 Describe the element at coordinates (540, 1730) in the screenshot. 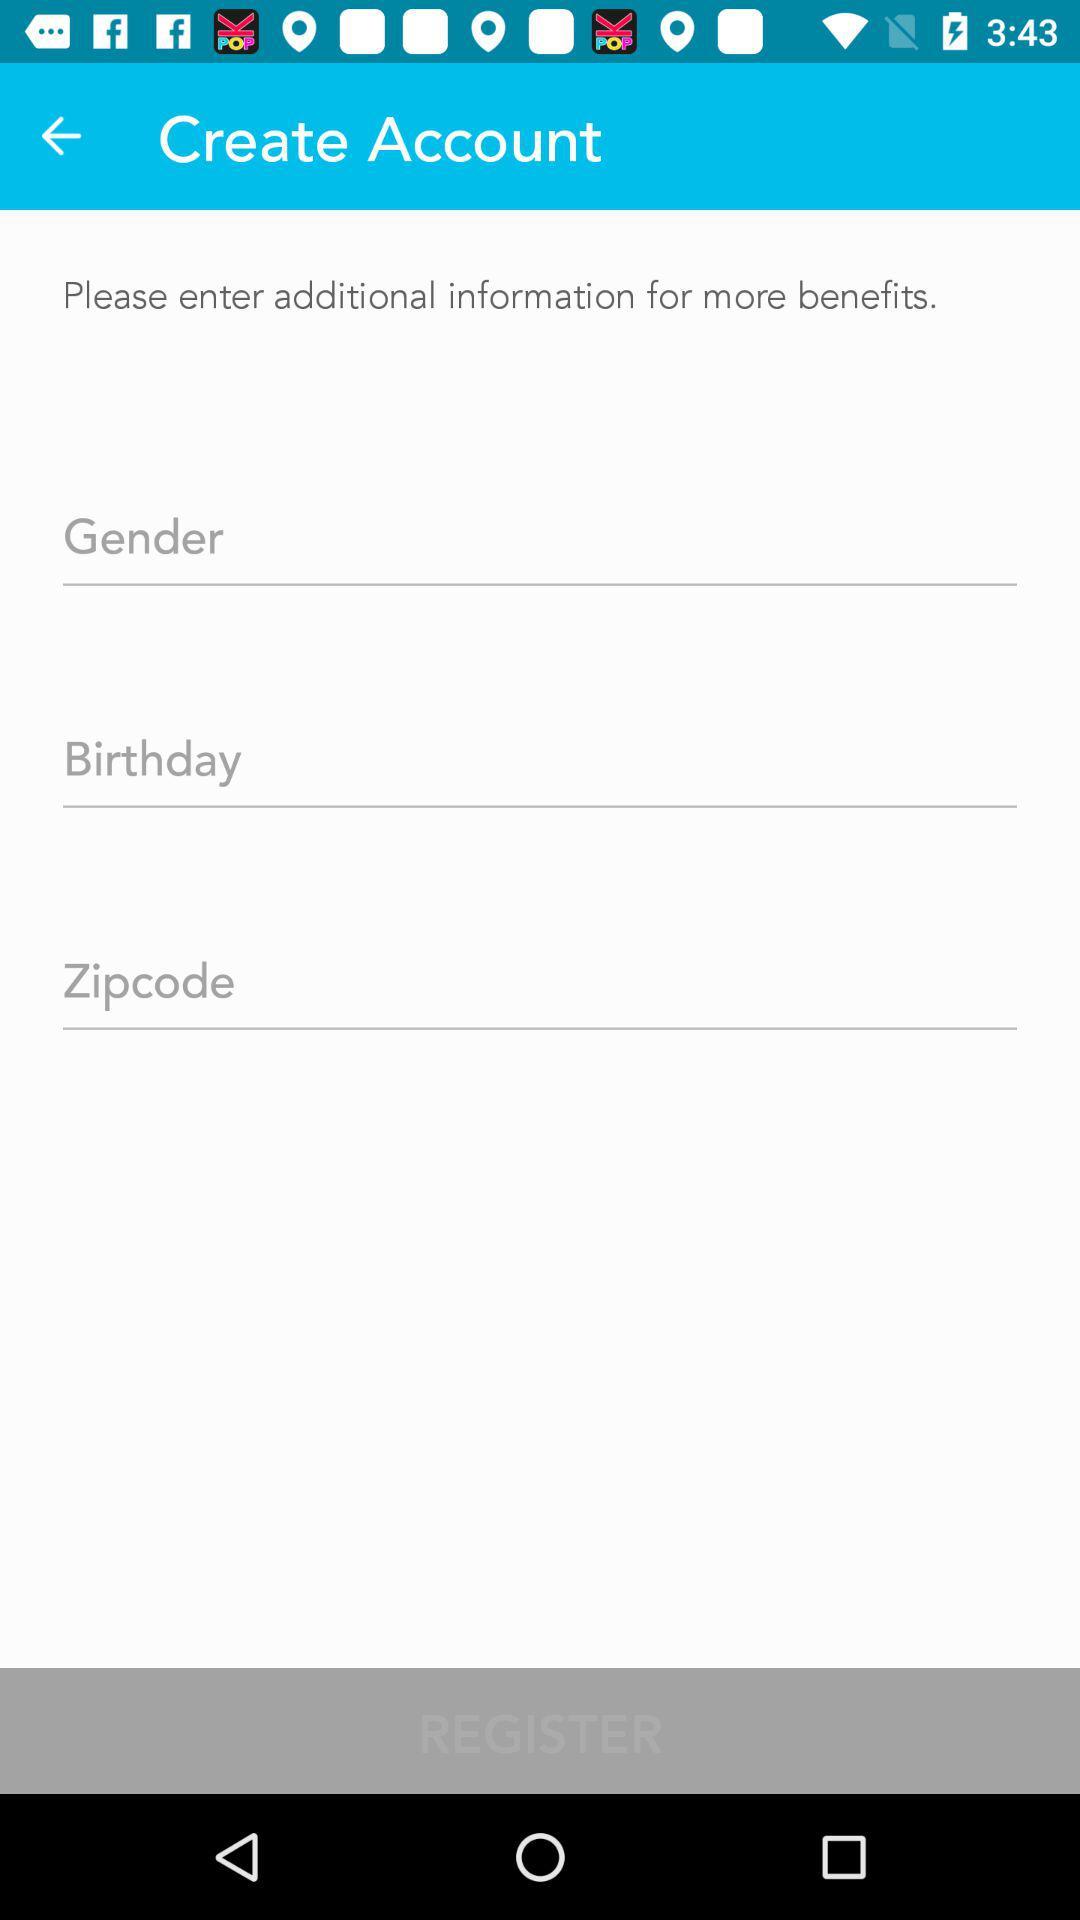

I see `the register` at that location.